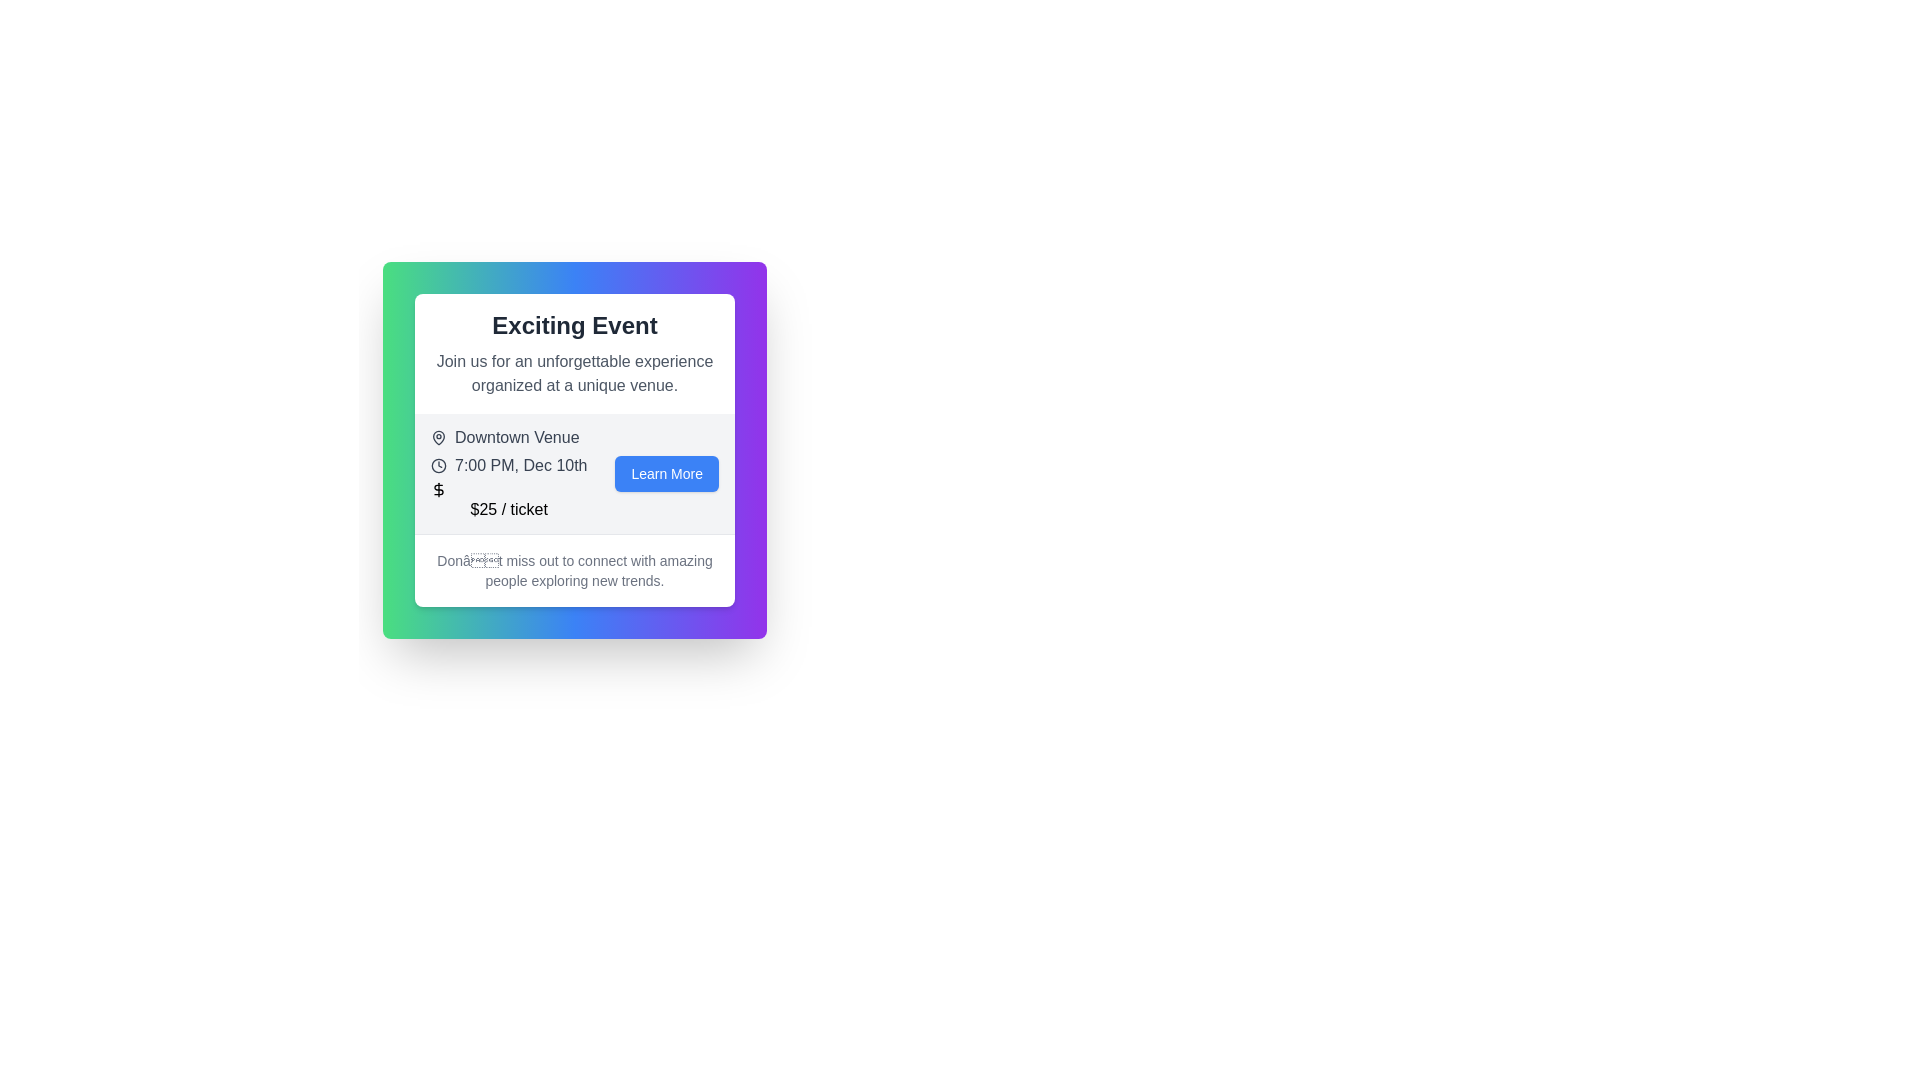 Image resolution: width=1920 pixels, height=1080 pixels. What do you see at coordinates (509, 437) in the screenshot?
I see `the static label 'Downtown Venue' which features a light gray text and a map pin icon, positioned at the top of the event details section` at bounding box center [509, 437].